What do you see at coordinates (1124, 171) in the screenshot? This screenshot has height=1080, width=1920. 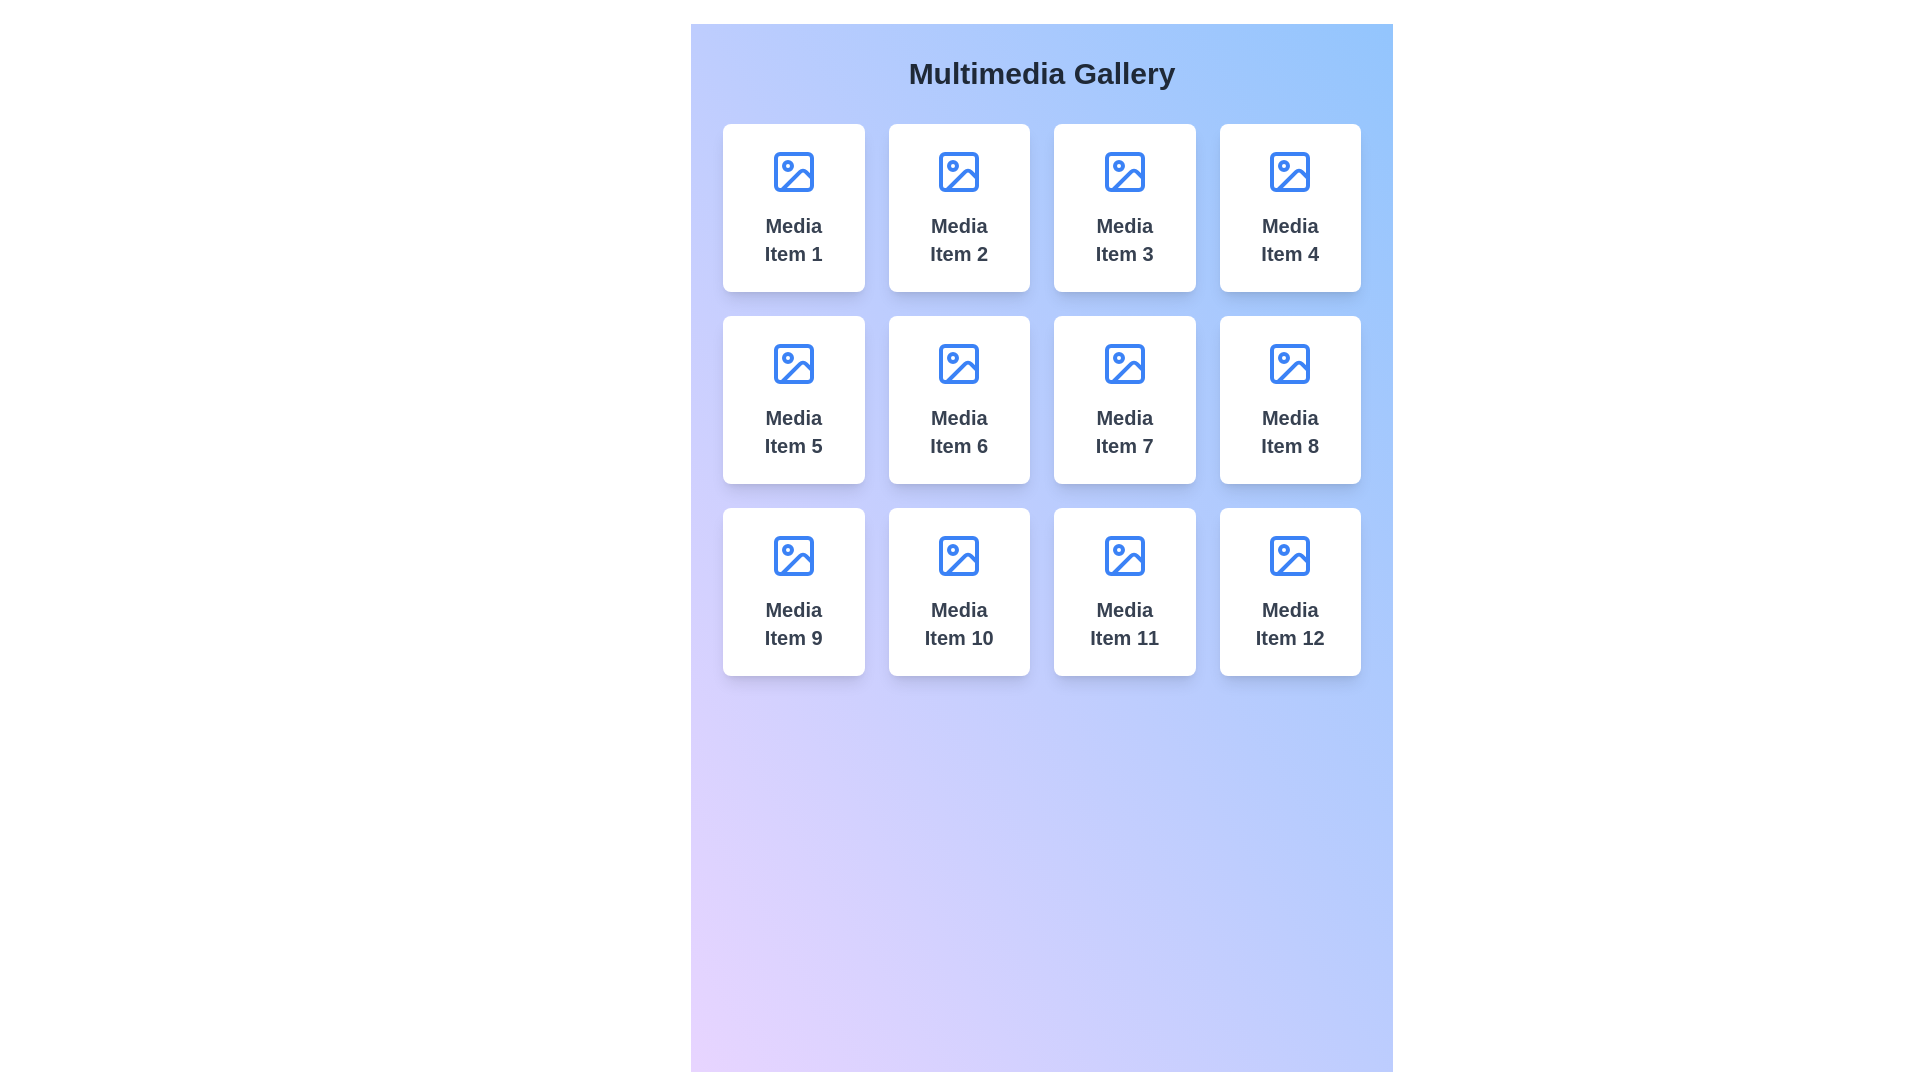 I see `the square icon representing a picture with a blue stroke and mountain-like shape, located in the 'Media Item 3' card, directly above the text label` at bounding box center [1124, 171].